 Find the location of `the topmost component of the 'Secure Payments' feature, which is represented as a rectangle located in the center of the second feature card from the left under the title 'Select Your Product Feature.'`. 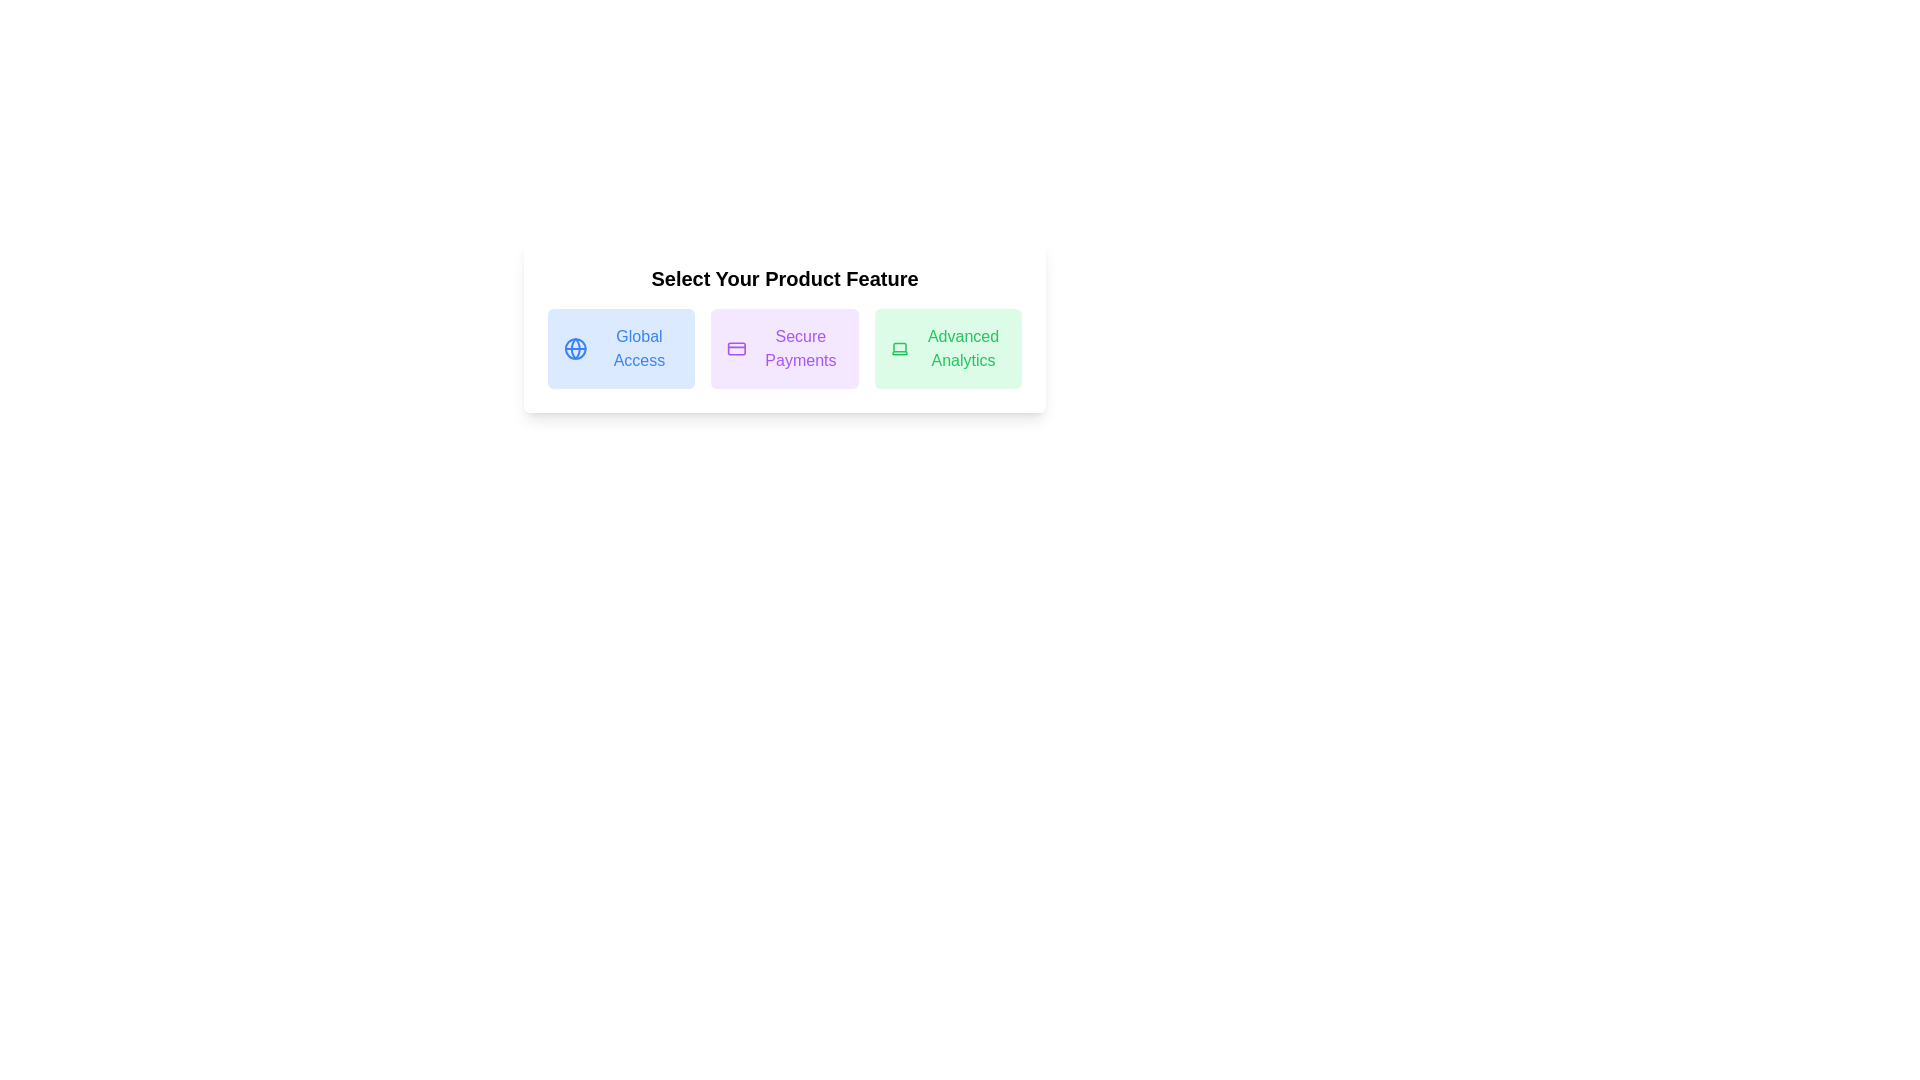

the topmost component of the 'Secure Payments' feature, which is represented as a rectangle located in the center of the second feature card from the left under the title 'Select Your Product Feature.' is located at coordinates (736, 347).